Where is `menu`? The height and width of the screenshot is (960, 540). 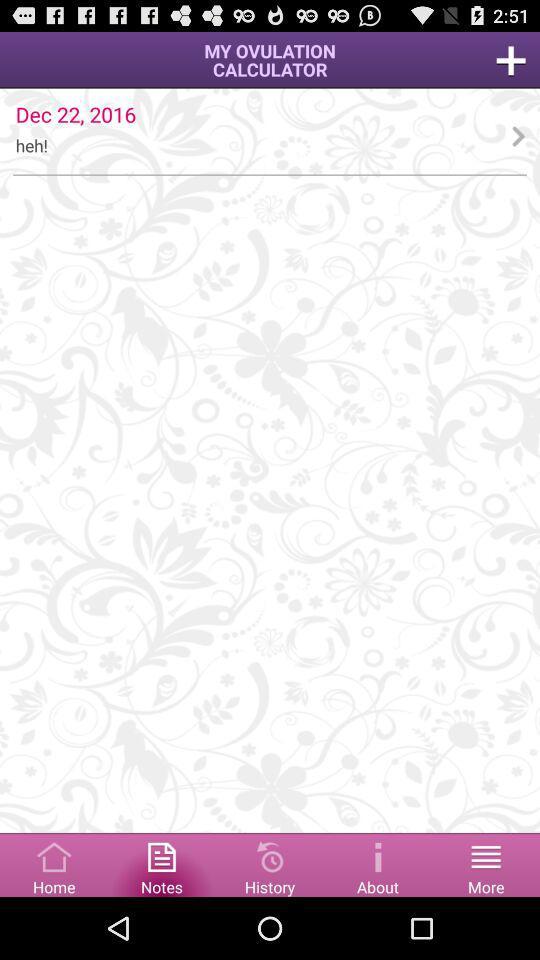 menu is located at coordinates (485, 863).